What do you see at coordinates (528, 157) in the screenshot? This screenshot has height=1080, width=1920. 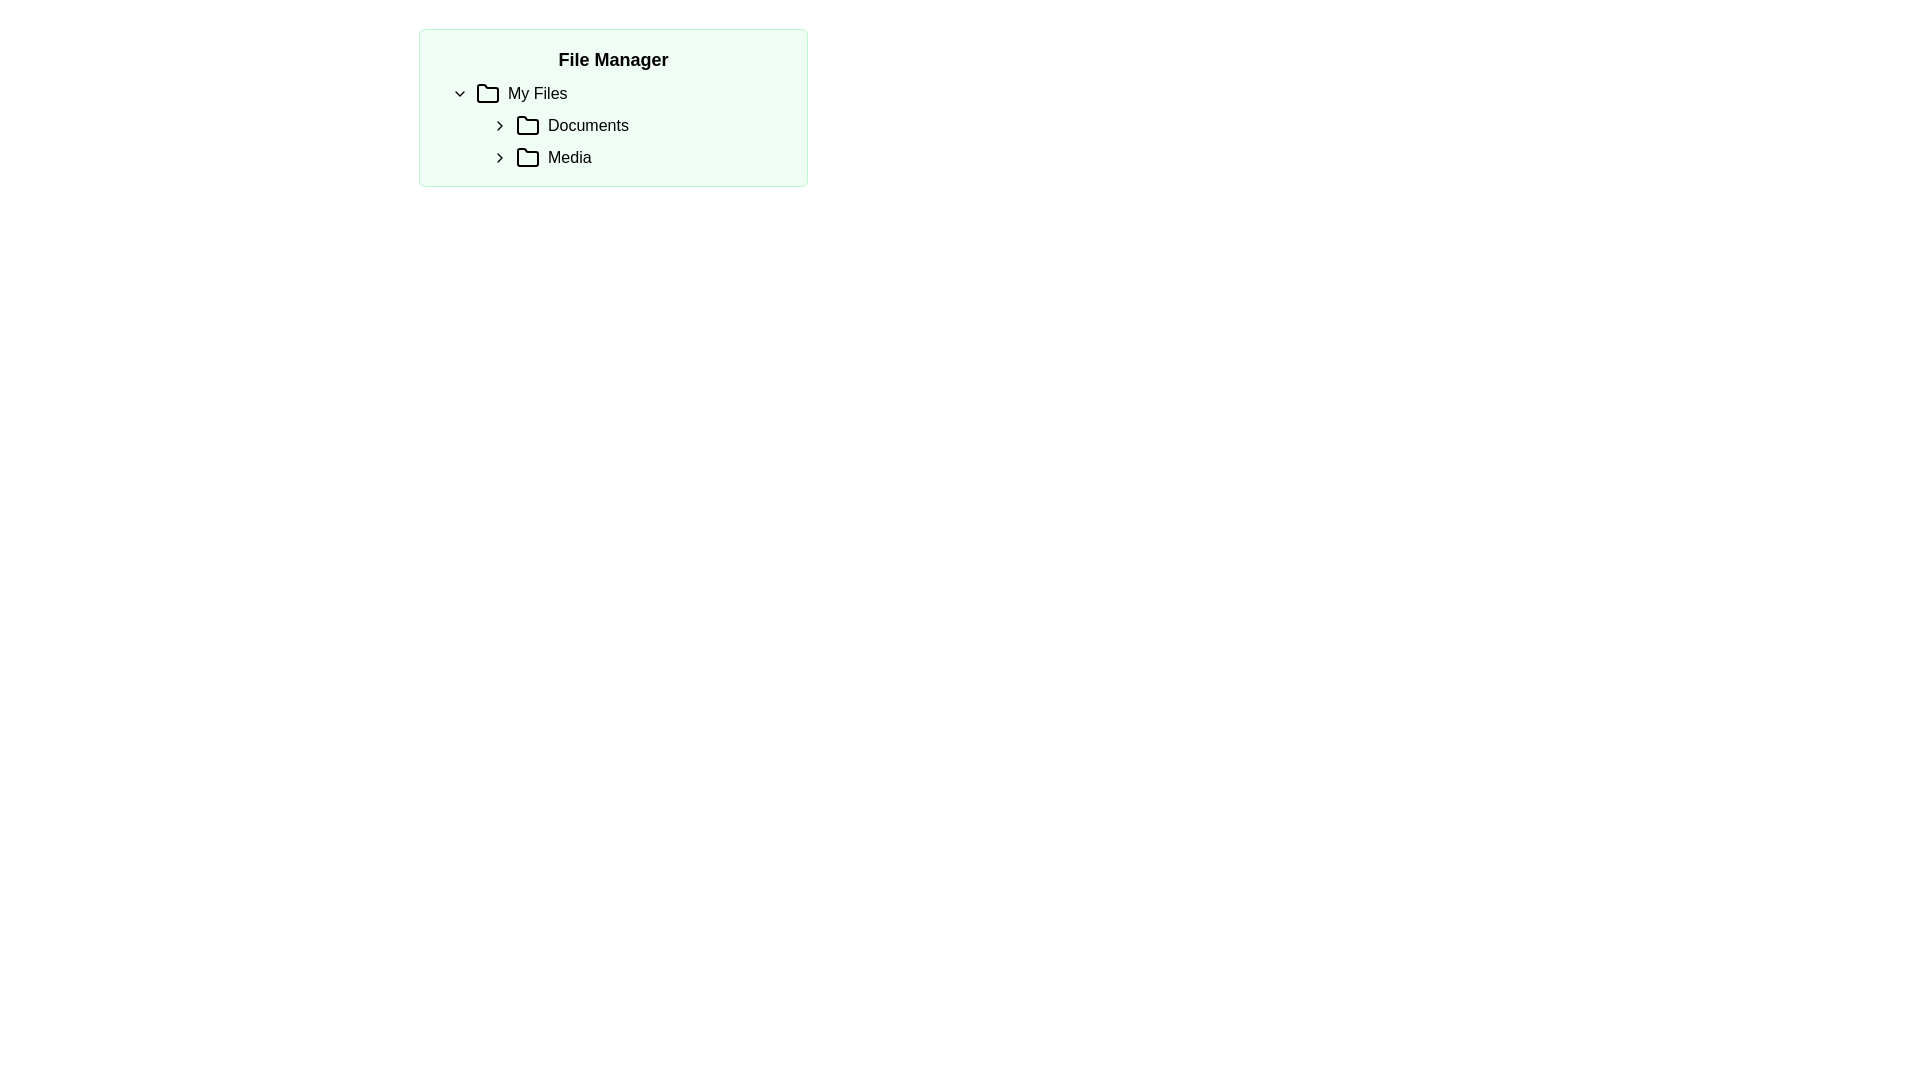 I see `the folder icon, which has a simple outline design with a black stroke, located to the left of the 'Media' text` at bounding box center [528, 157].